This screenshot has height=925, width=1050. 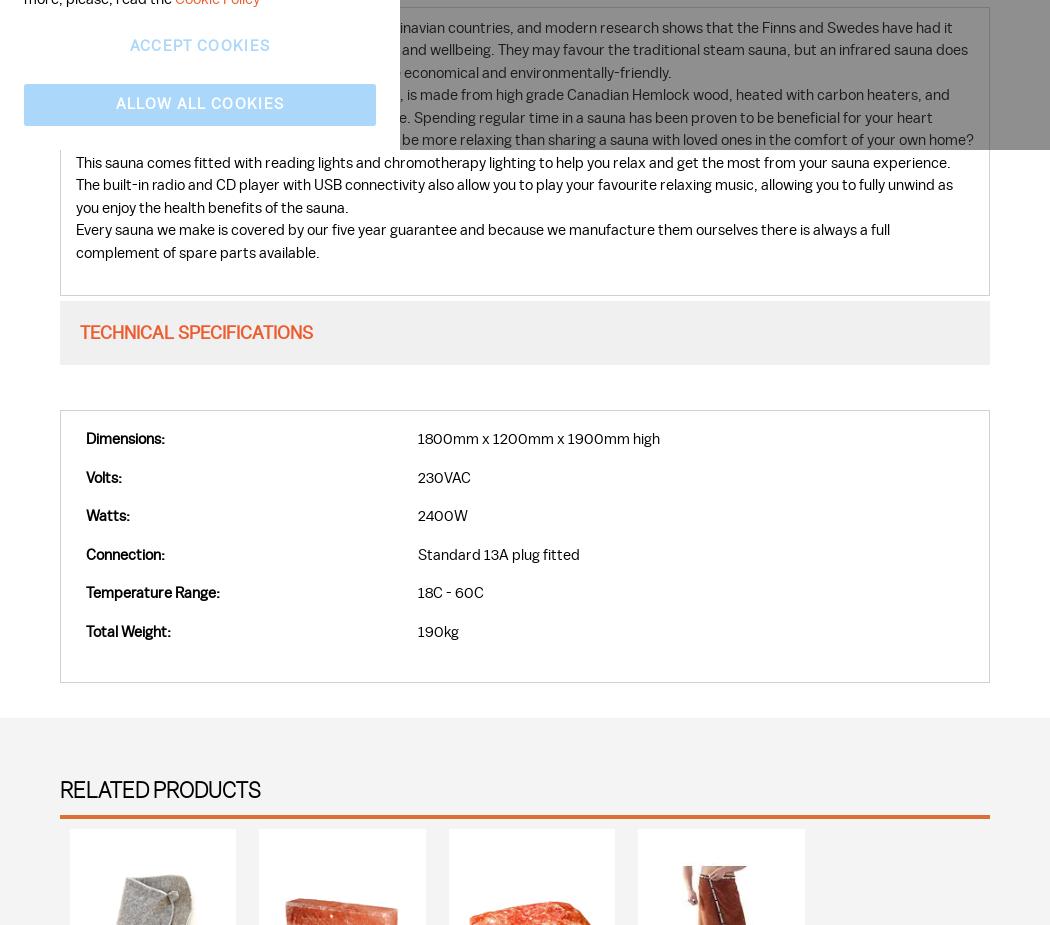 What do you see at coordinates (152, 593) in the screenshot?
I see `'Temperature Range:'` at bounding box center [152, 593].